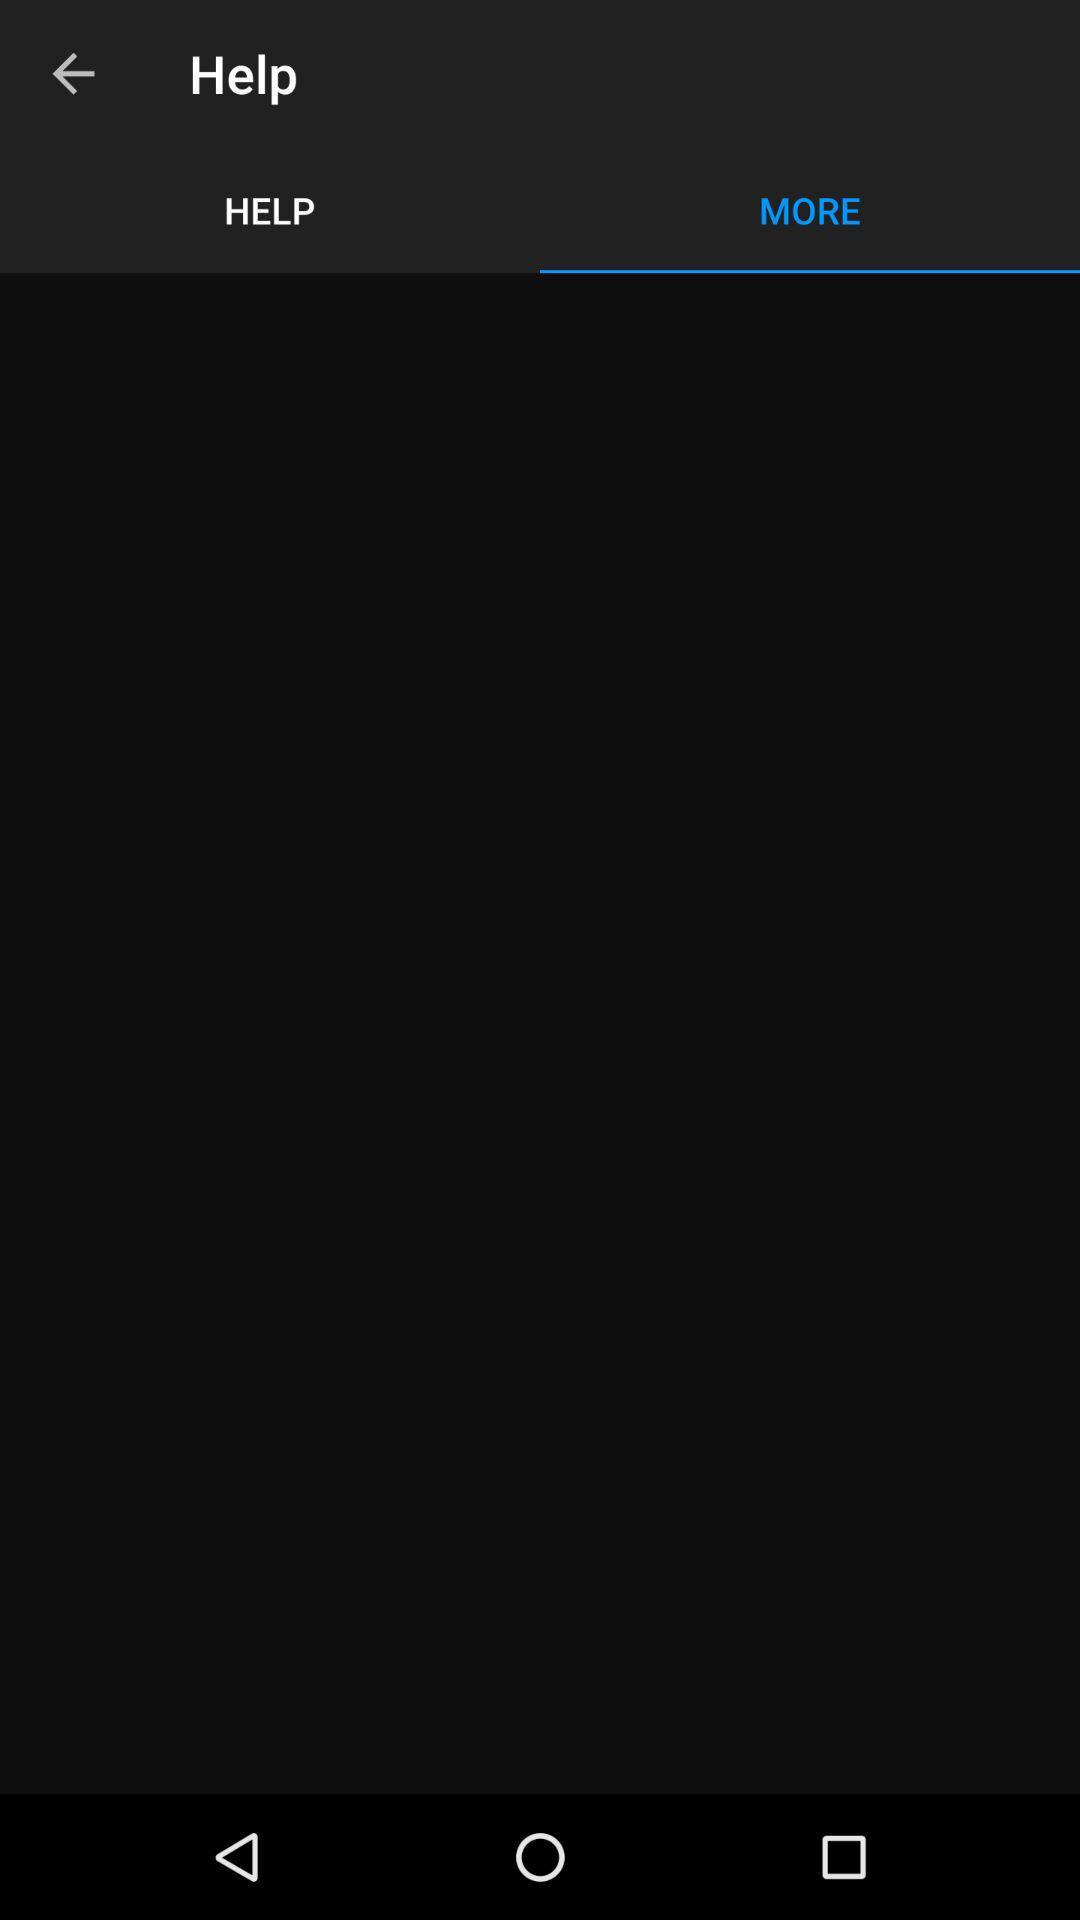  Describe the element at coordinates (72, 73) in the screenshot. I see `the icon to the left of the help` at that location.